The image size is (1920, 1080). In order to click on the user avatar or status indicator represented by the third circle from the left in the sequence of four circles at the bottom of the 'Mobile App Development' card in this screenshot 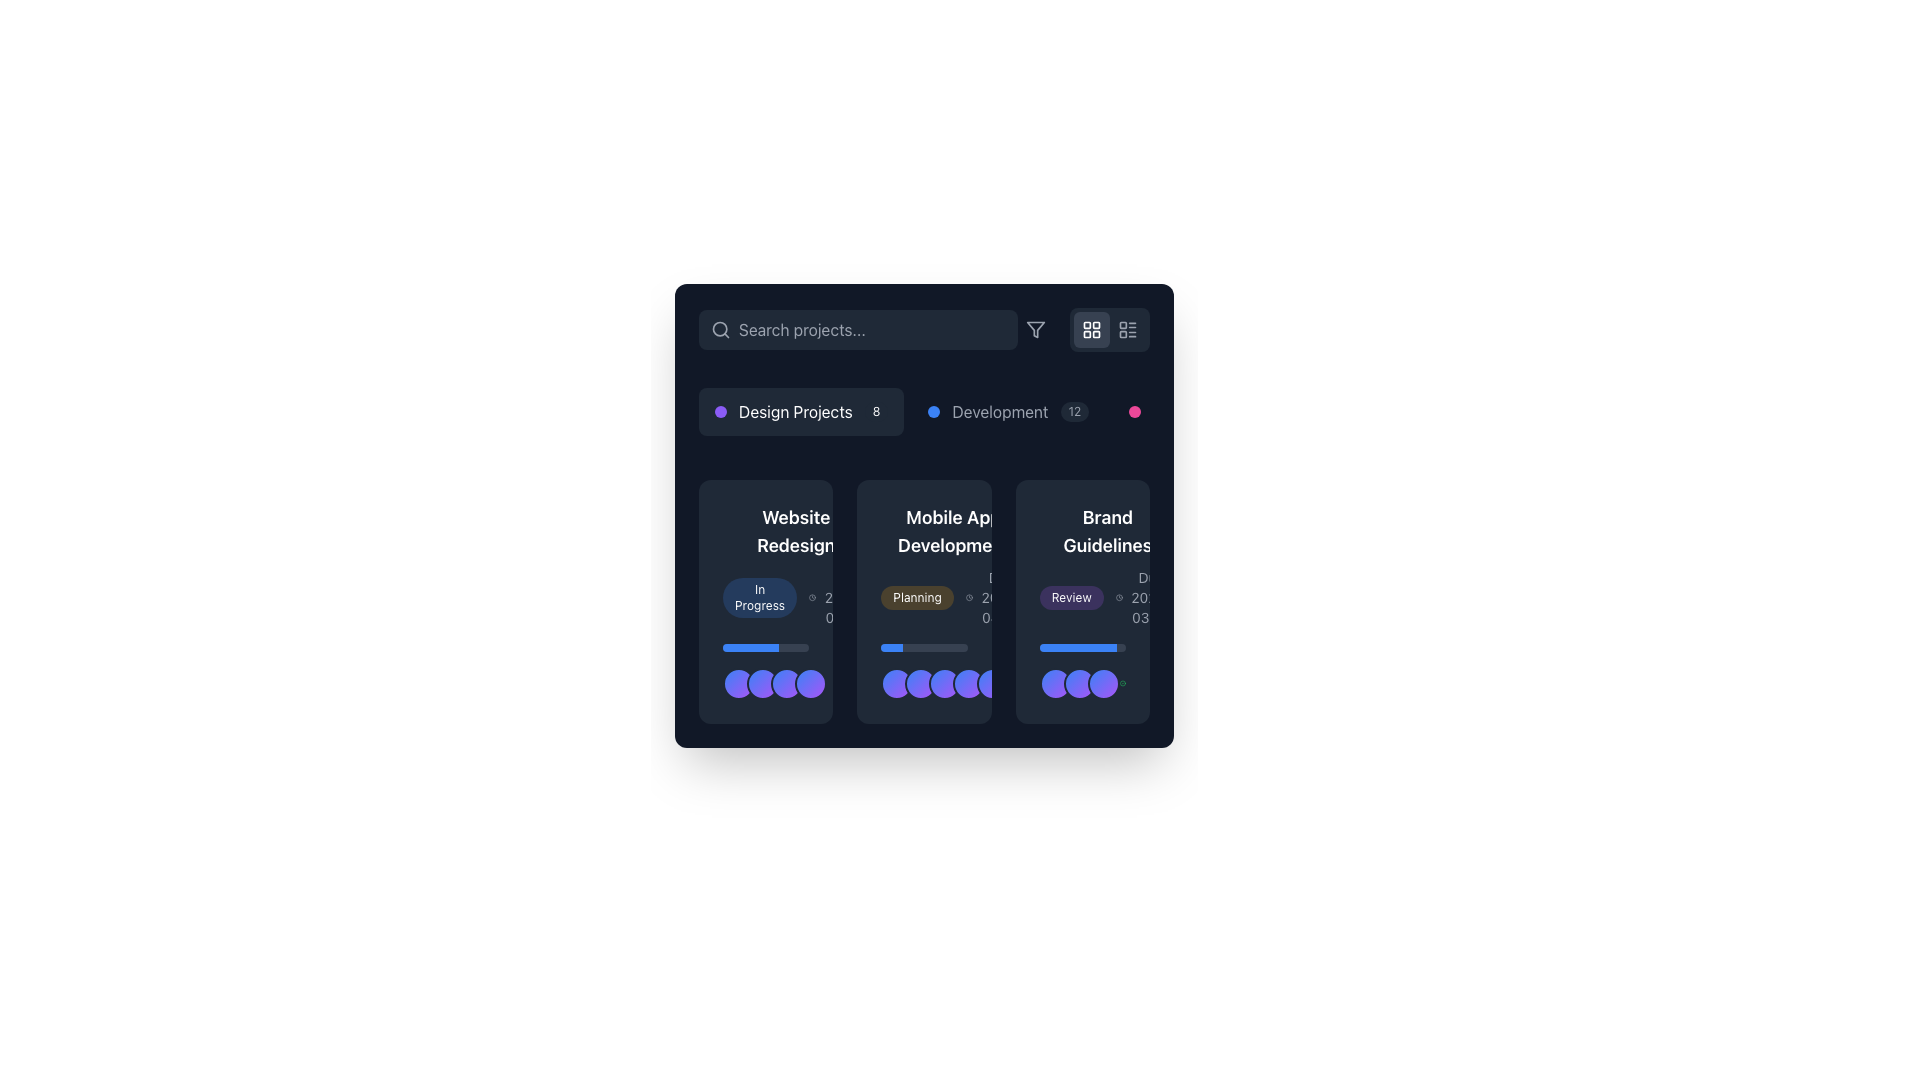, I will do `click(786, 682)`.